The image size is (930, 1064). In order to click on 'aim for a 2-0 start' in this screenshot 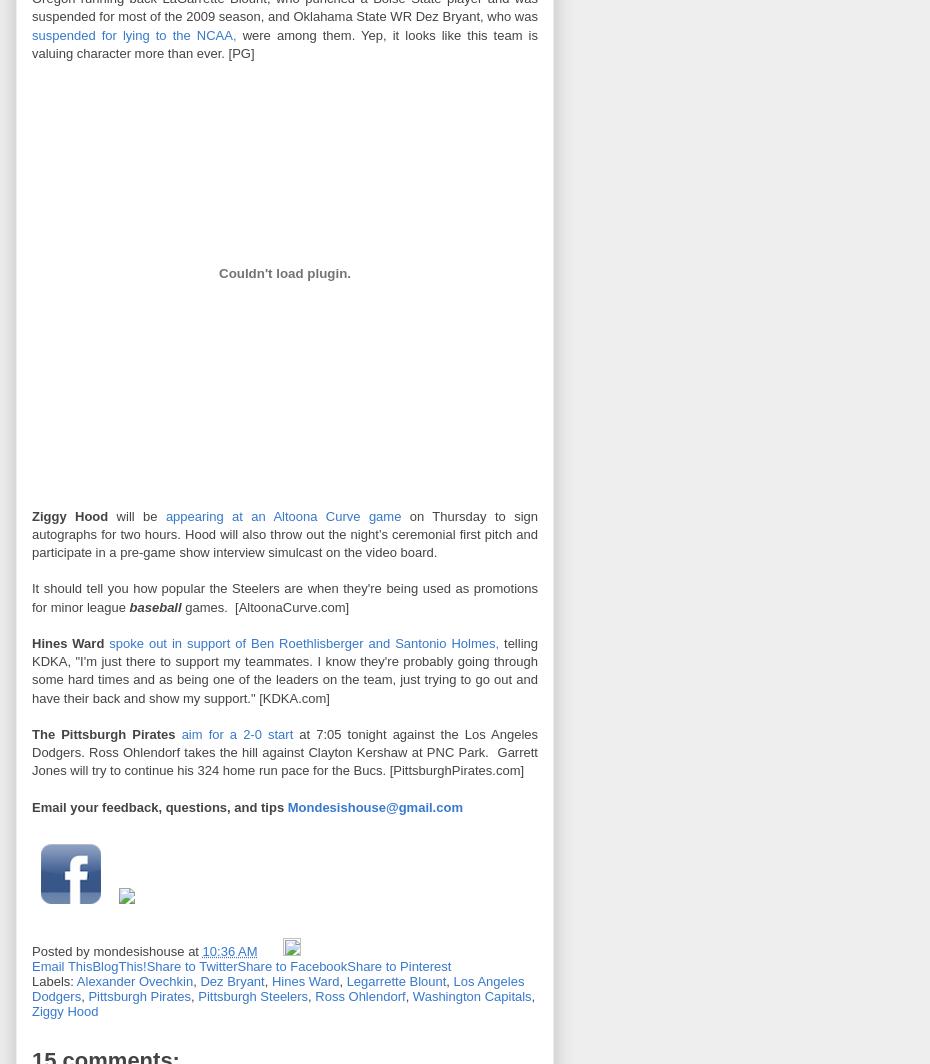, I will do `click(236, 733)`.